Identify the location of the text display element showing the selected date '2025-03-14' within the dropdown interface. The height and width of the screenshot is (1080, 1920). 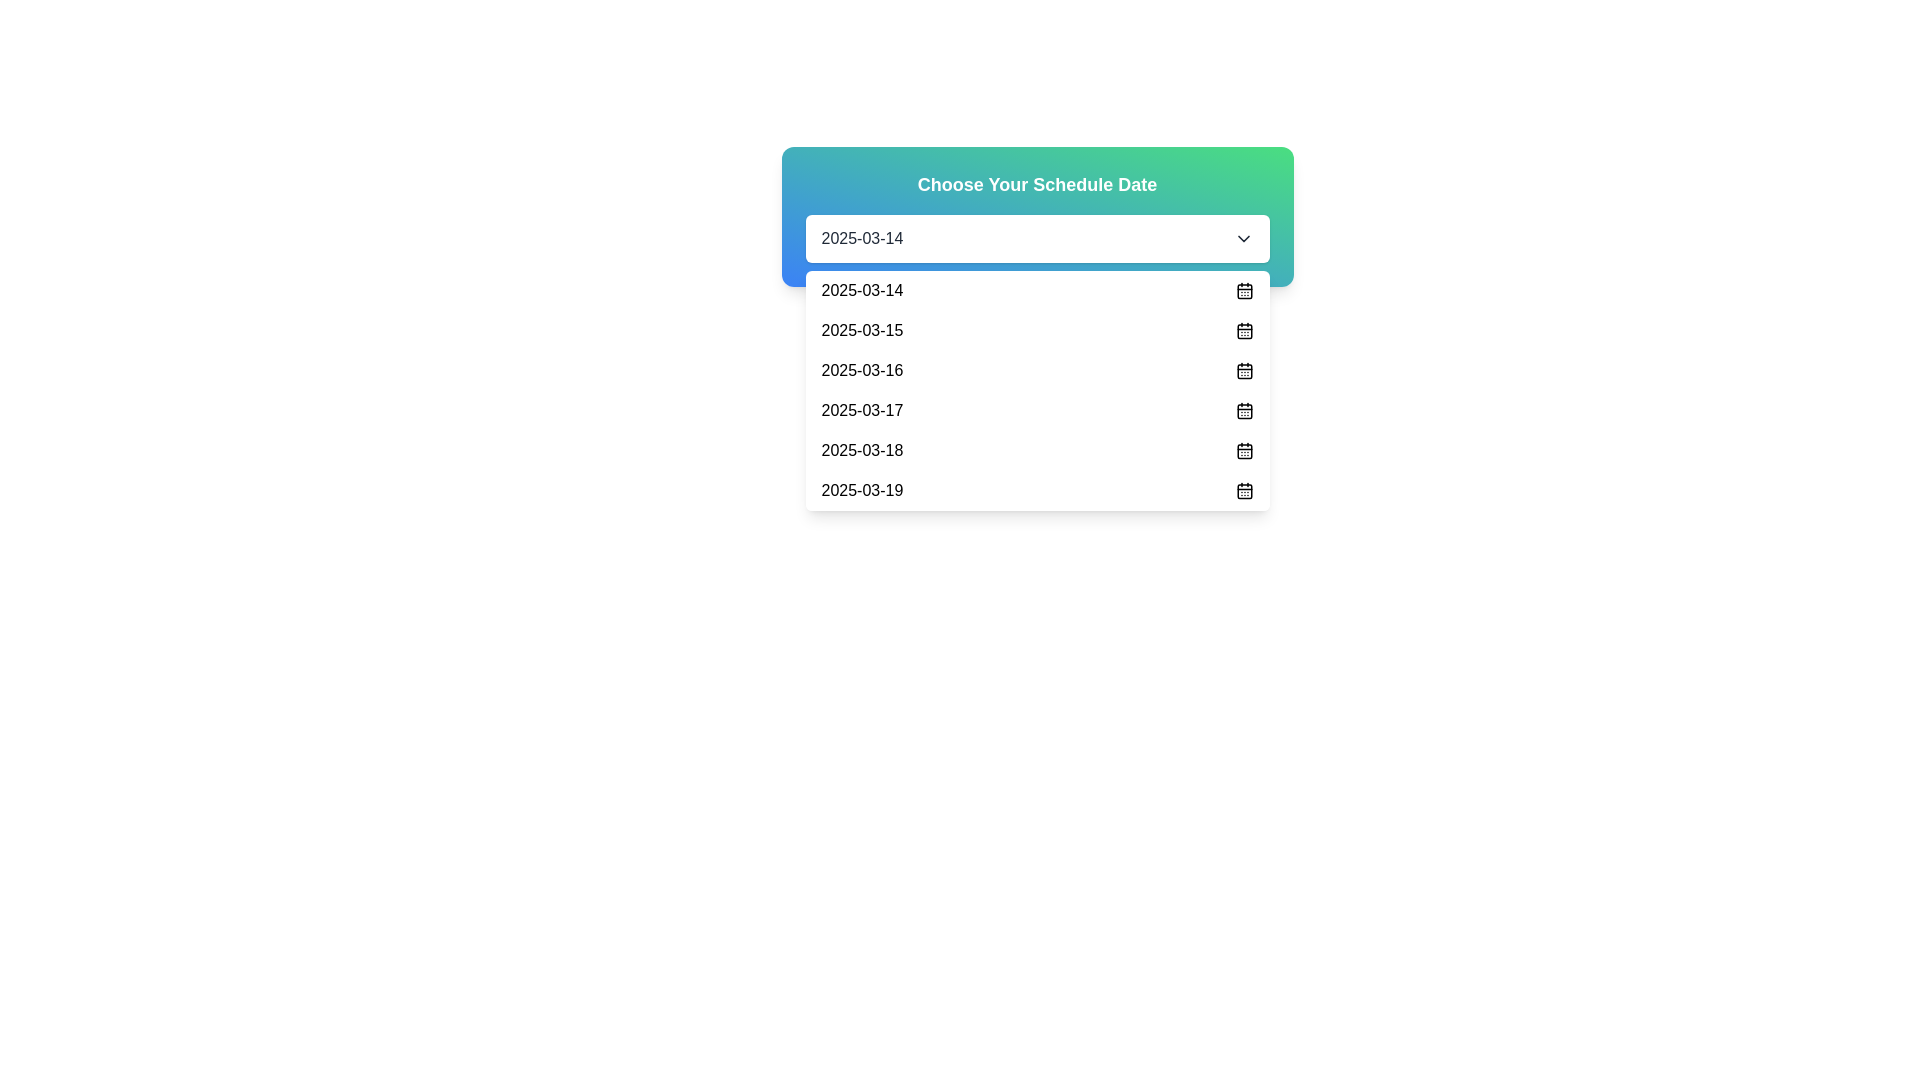
(862, 238).